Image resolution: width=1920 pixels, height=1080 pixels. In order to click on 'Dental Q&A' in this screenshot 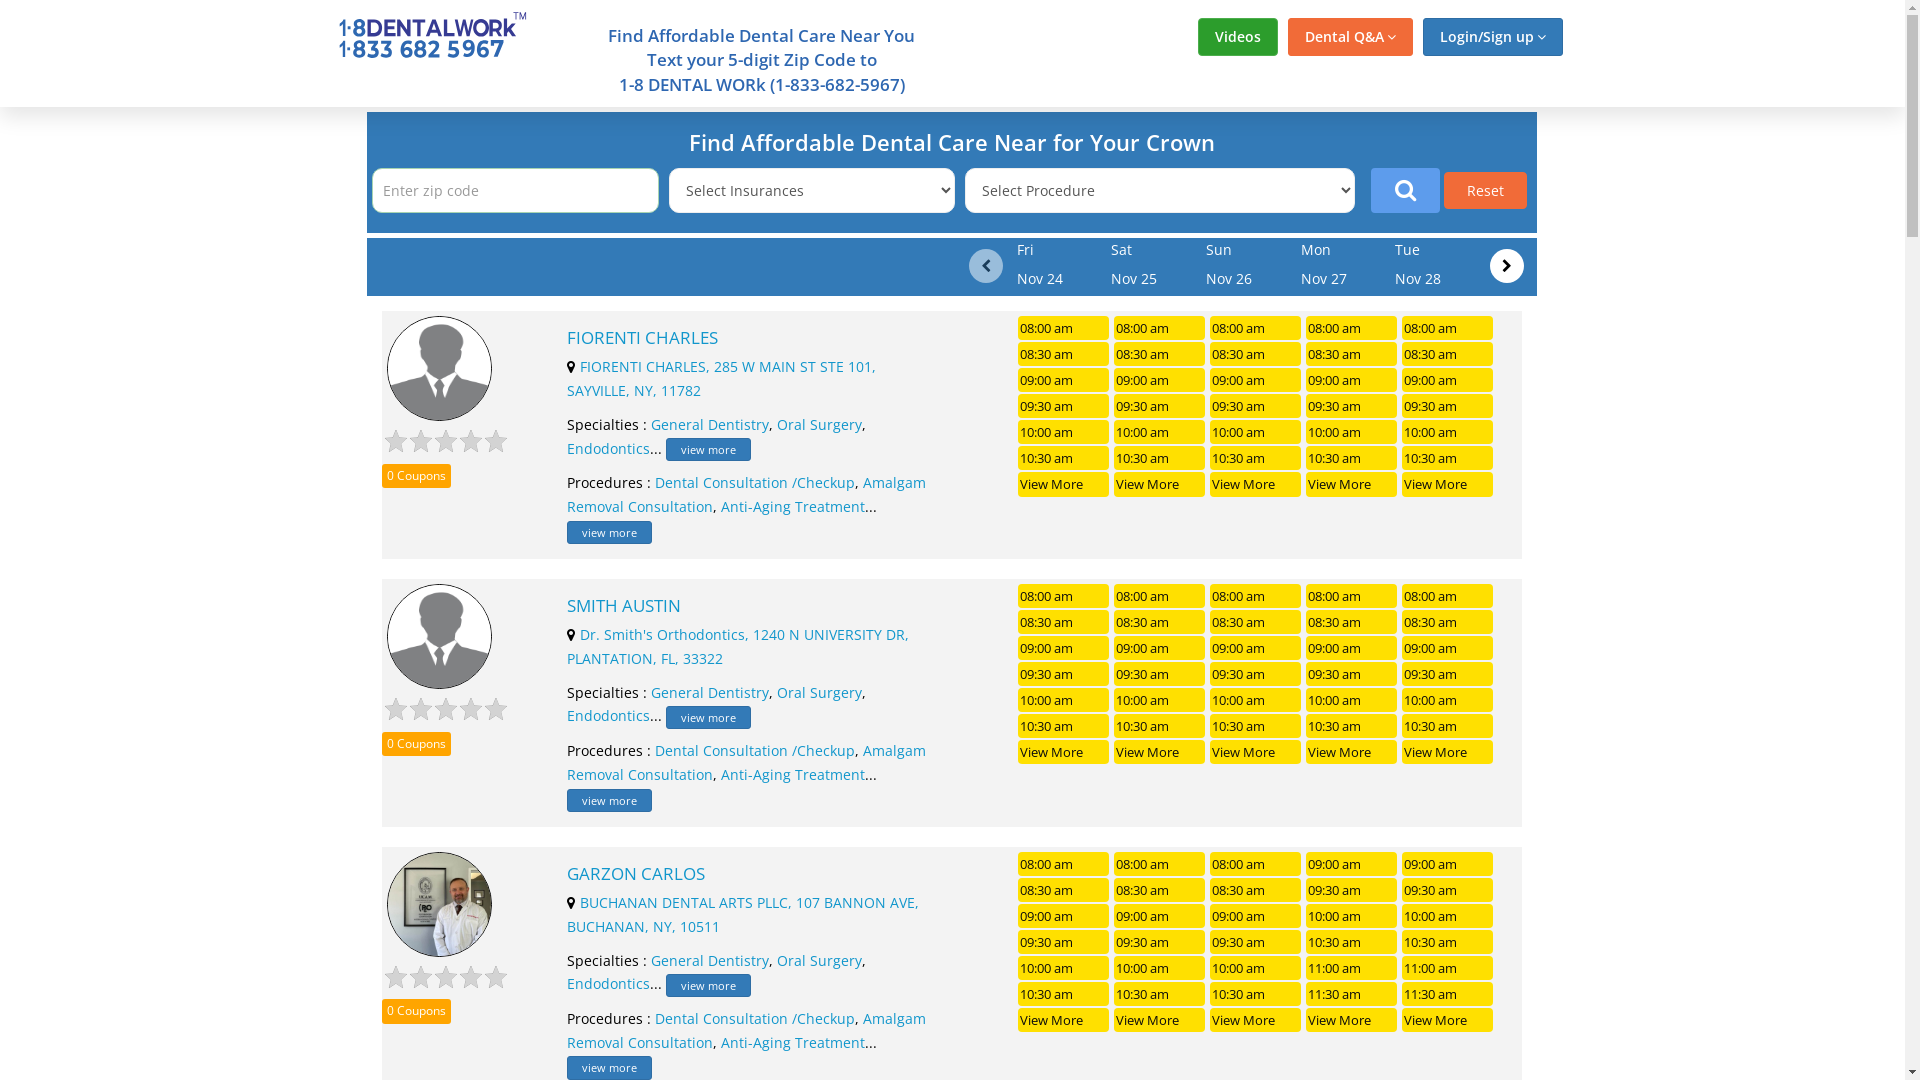, I will do `click(1350, 37)`.